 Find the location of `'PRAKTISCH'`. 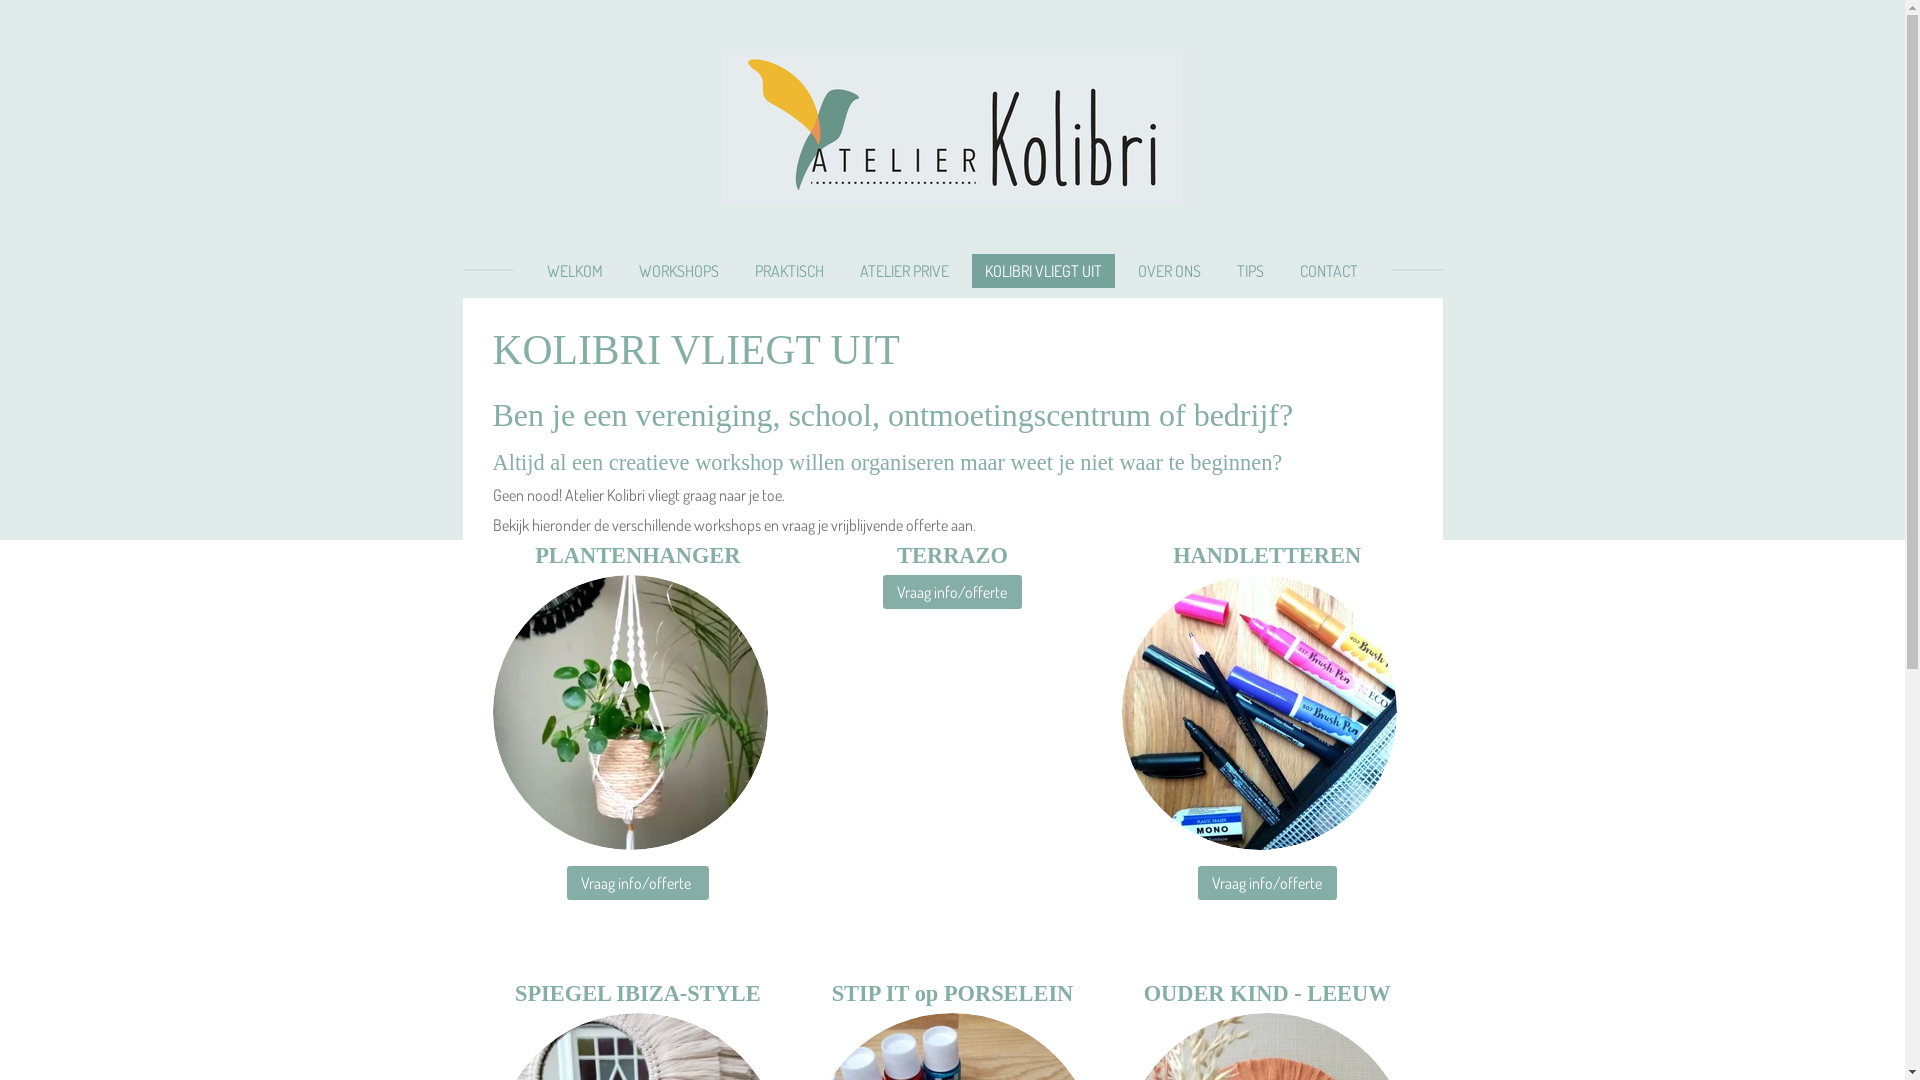

'PRAKTISCH' is located at coordinates (788, 270).